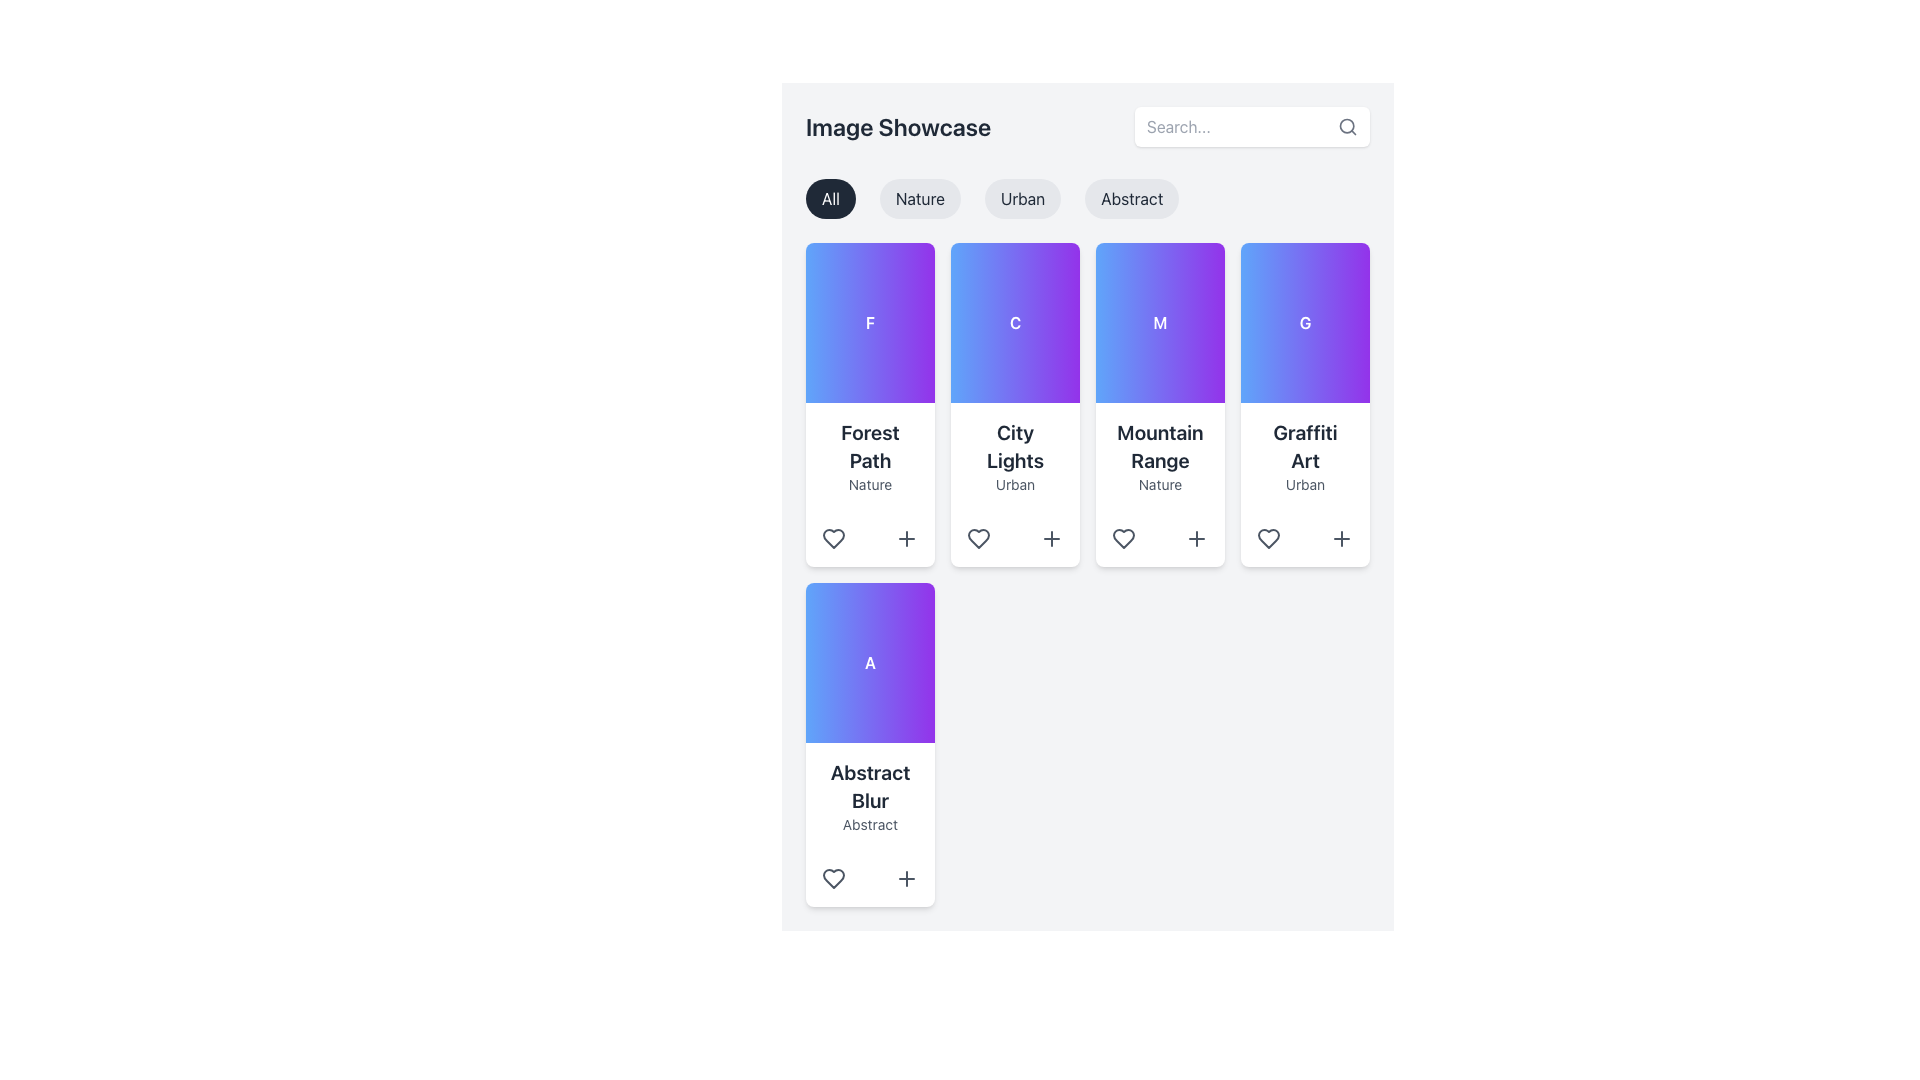 The height and width of the screenshot is (1080, 1920). Describe the element at coordinates (870, 796) in the screenshot. I see `the Multi-line text block labeled 'Abstract Blur' and category 'Abstract' located in the lower section of the leftmost card in the third row` at that location.